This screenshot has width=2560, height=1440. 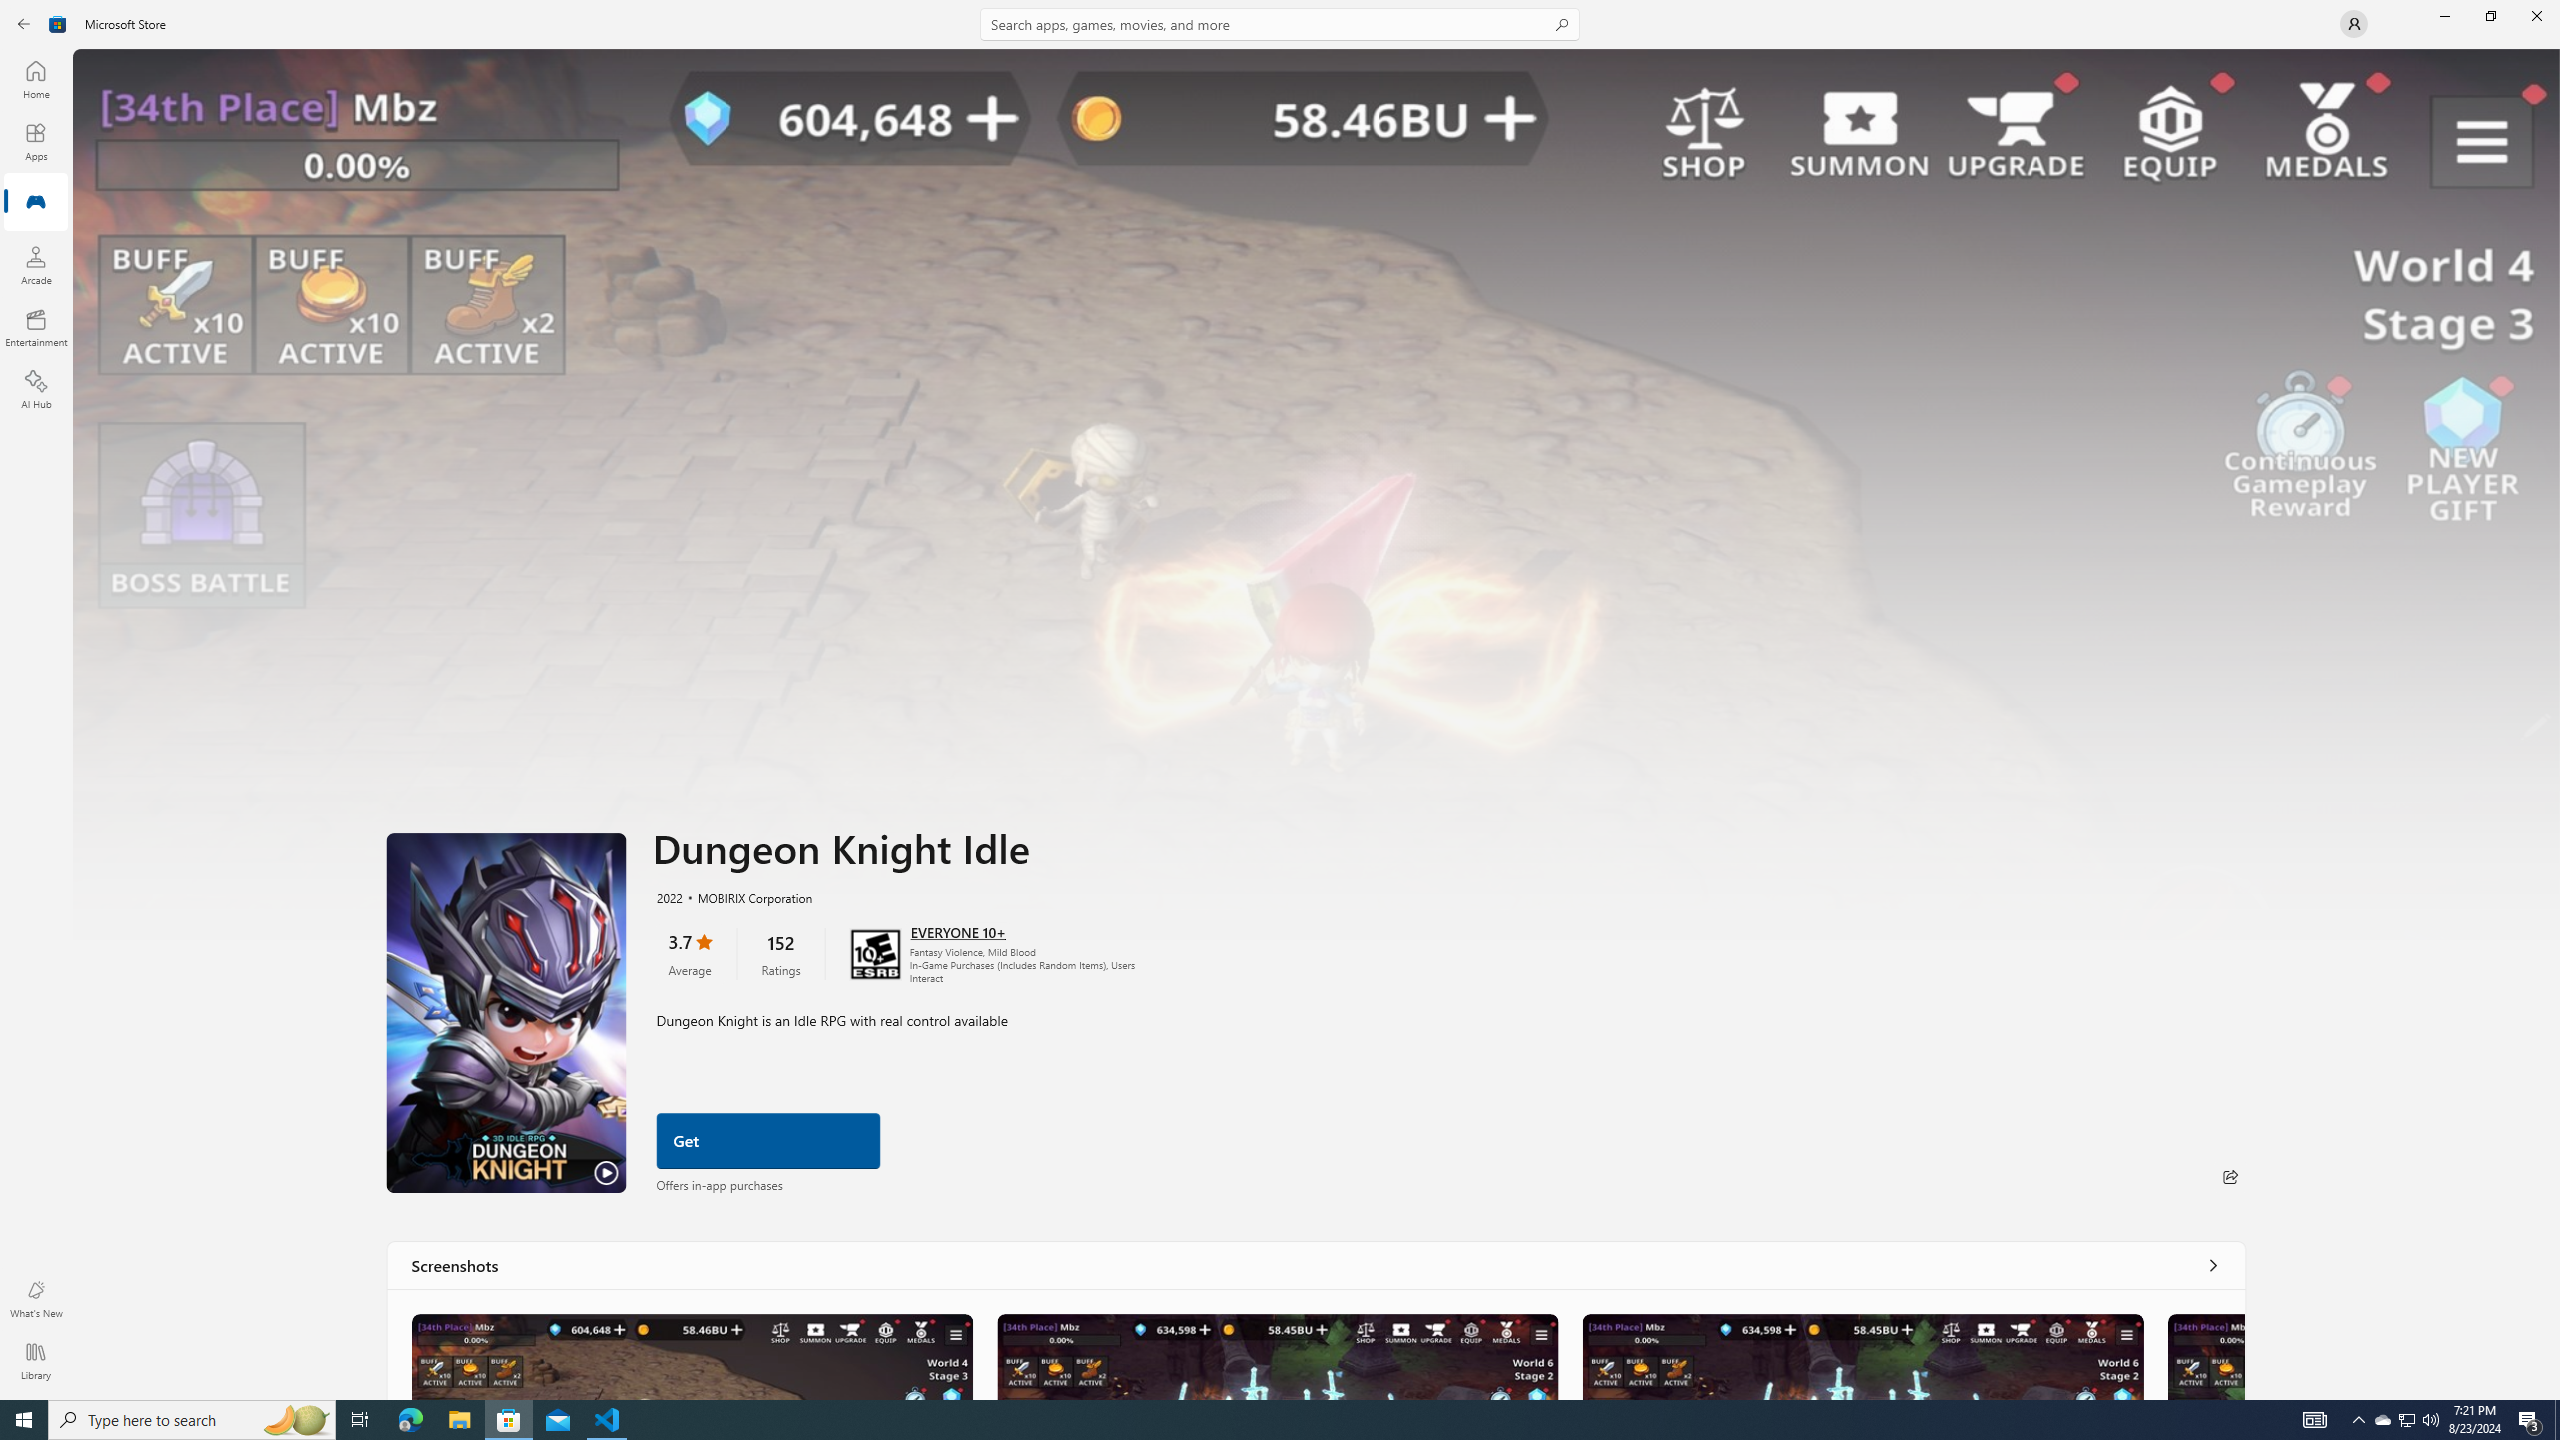 I want to click on 'Get', so click(x=767, y=1141).